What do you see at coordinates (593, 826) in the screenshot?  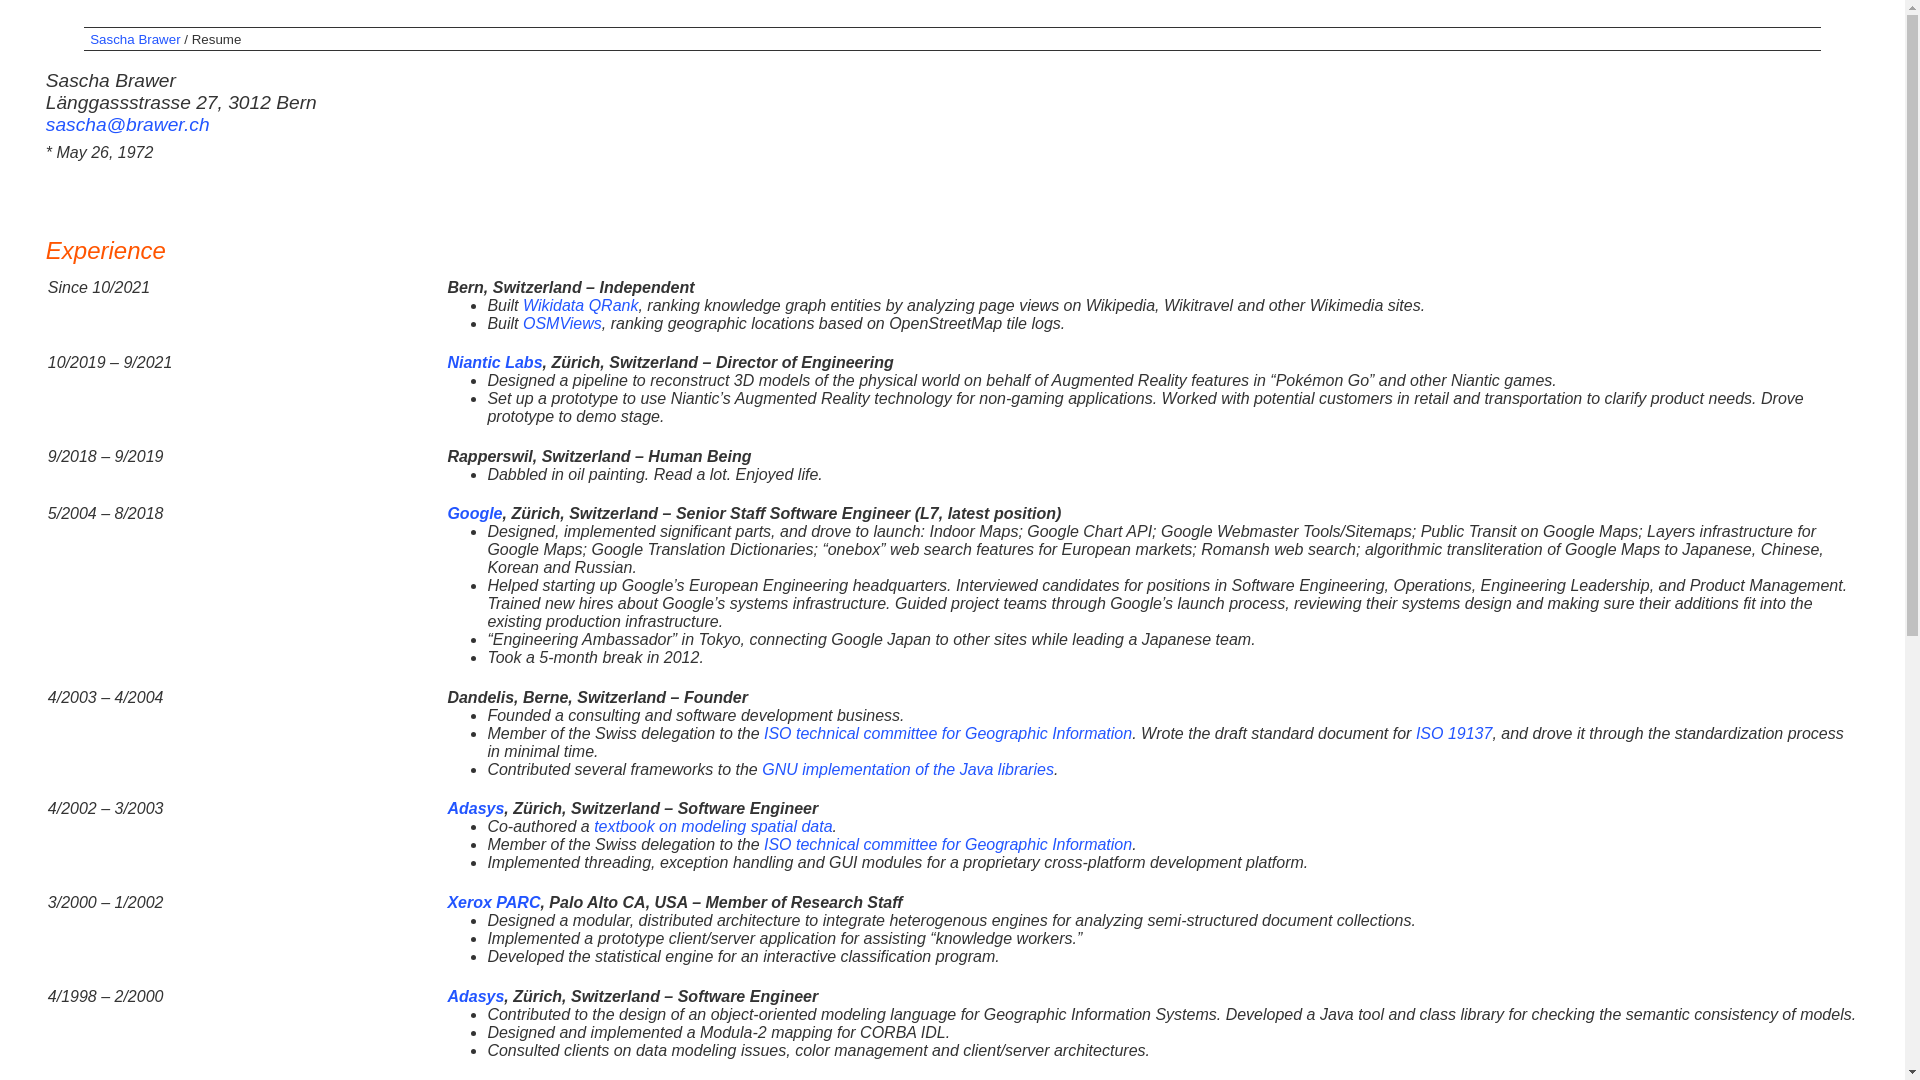 I see `'textbook on modeling spatial data'` at bounding box center [593, 826].